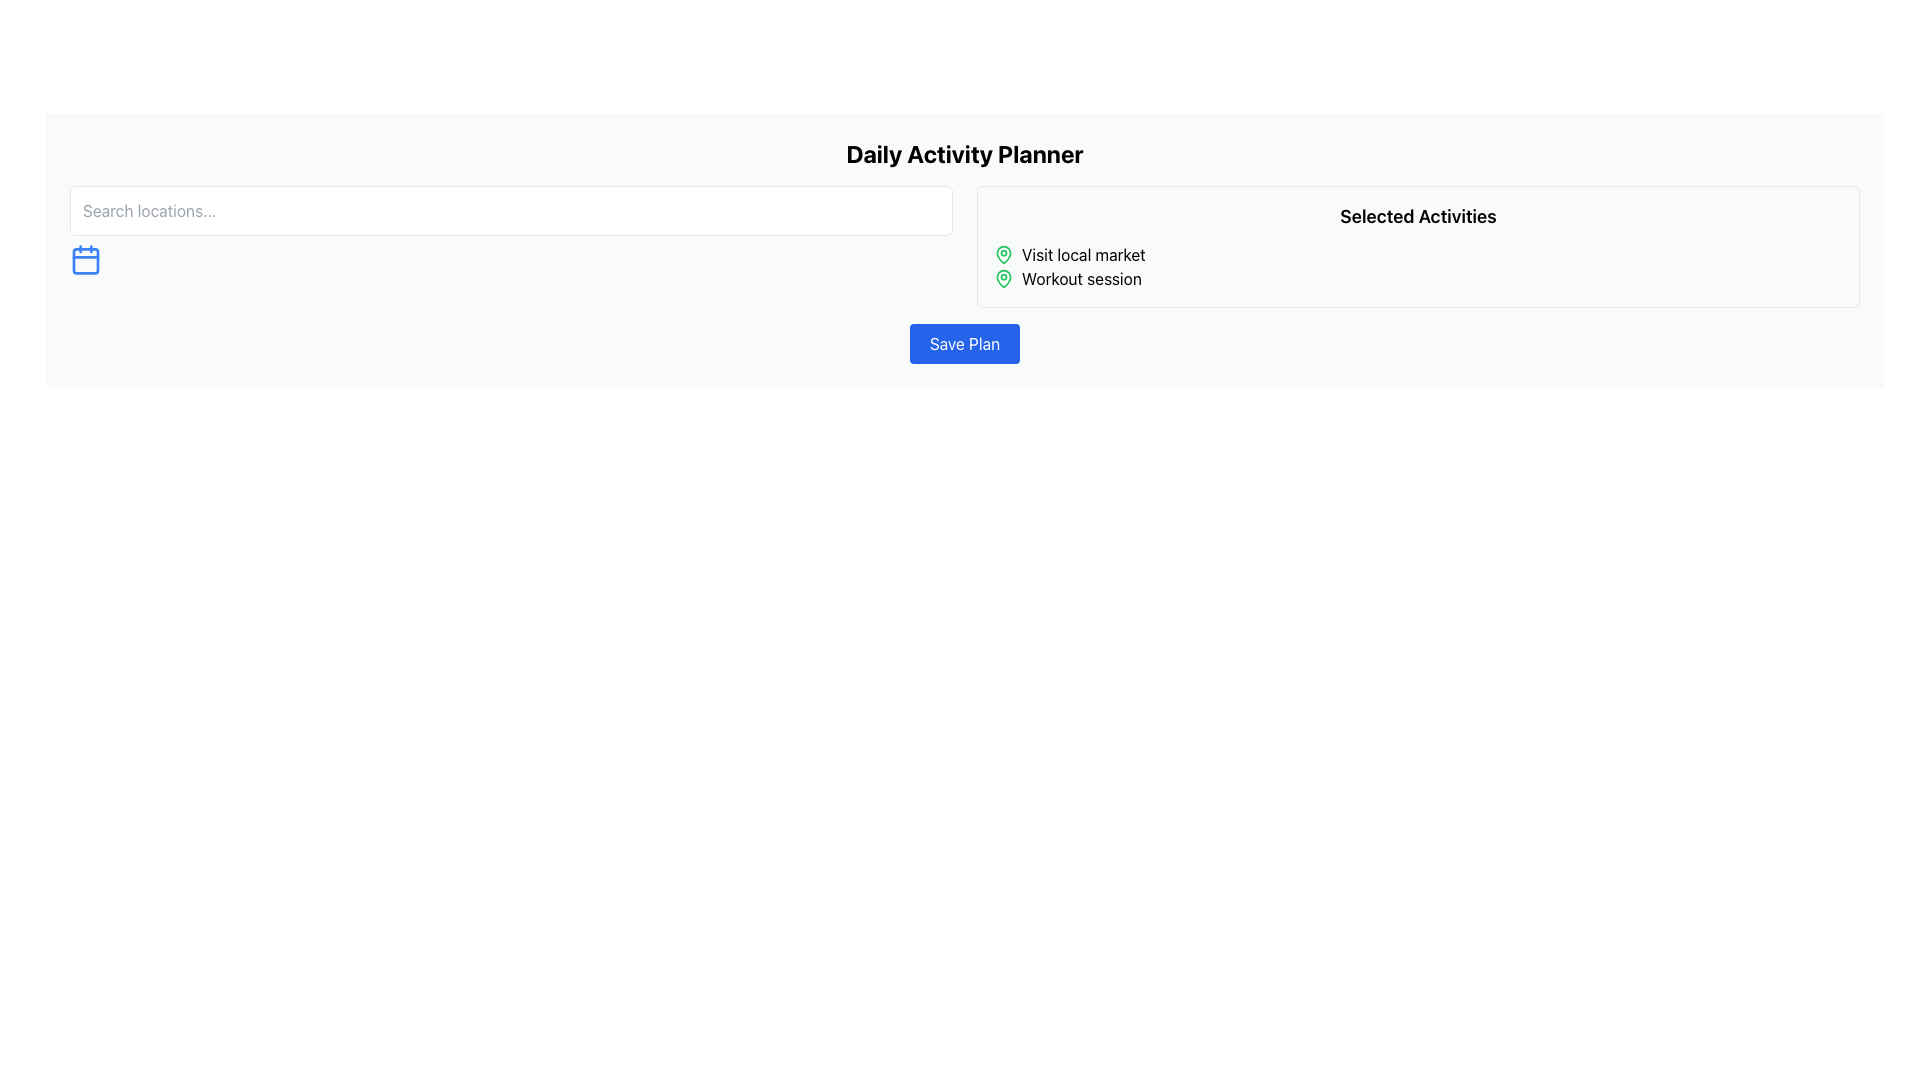  What do you see at coordinates (1080, 278) in the screenshot?
I see `text label 'Workout session' which is the second item in the vertical list inside the 'Selected Activities' box` at bounding box center [1080, 278].